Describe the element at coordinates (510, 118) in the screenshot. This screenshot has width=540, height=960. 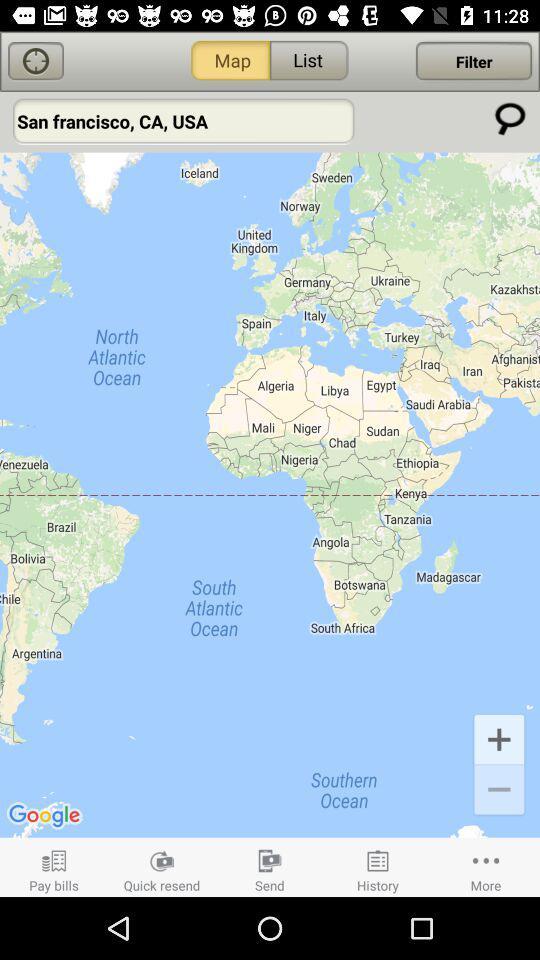
I see `execute keyword search` at that location.